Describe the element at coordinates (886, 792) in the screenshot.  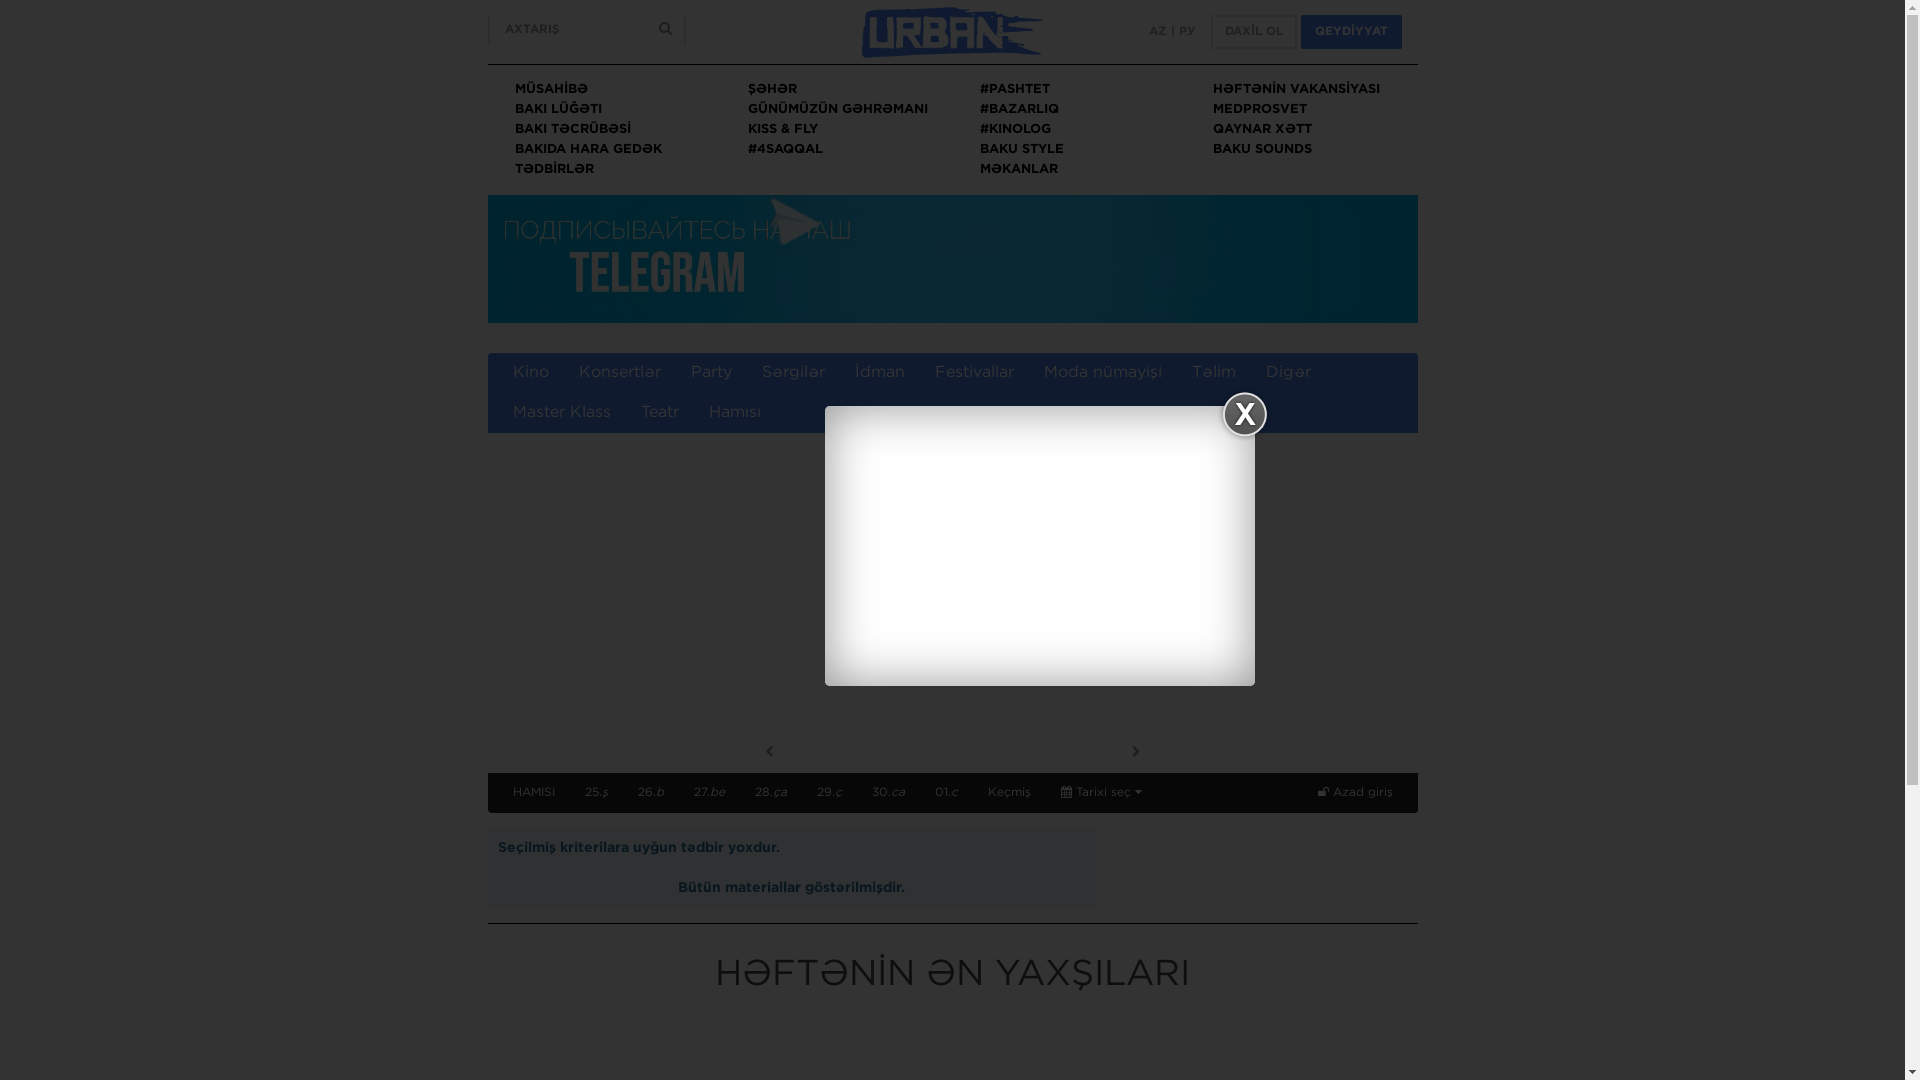
I see `'30.ca'` at that location.